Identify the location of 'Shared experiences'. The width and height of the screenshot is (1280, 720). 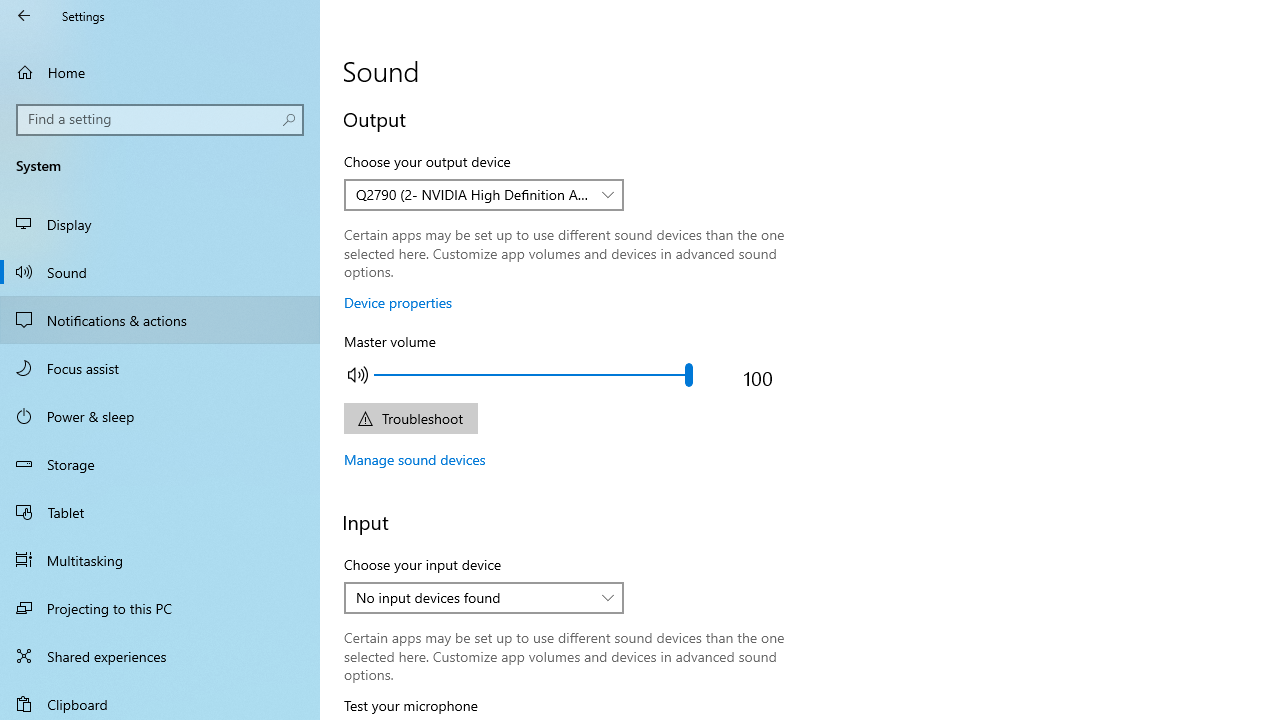
(160, 655).